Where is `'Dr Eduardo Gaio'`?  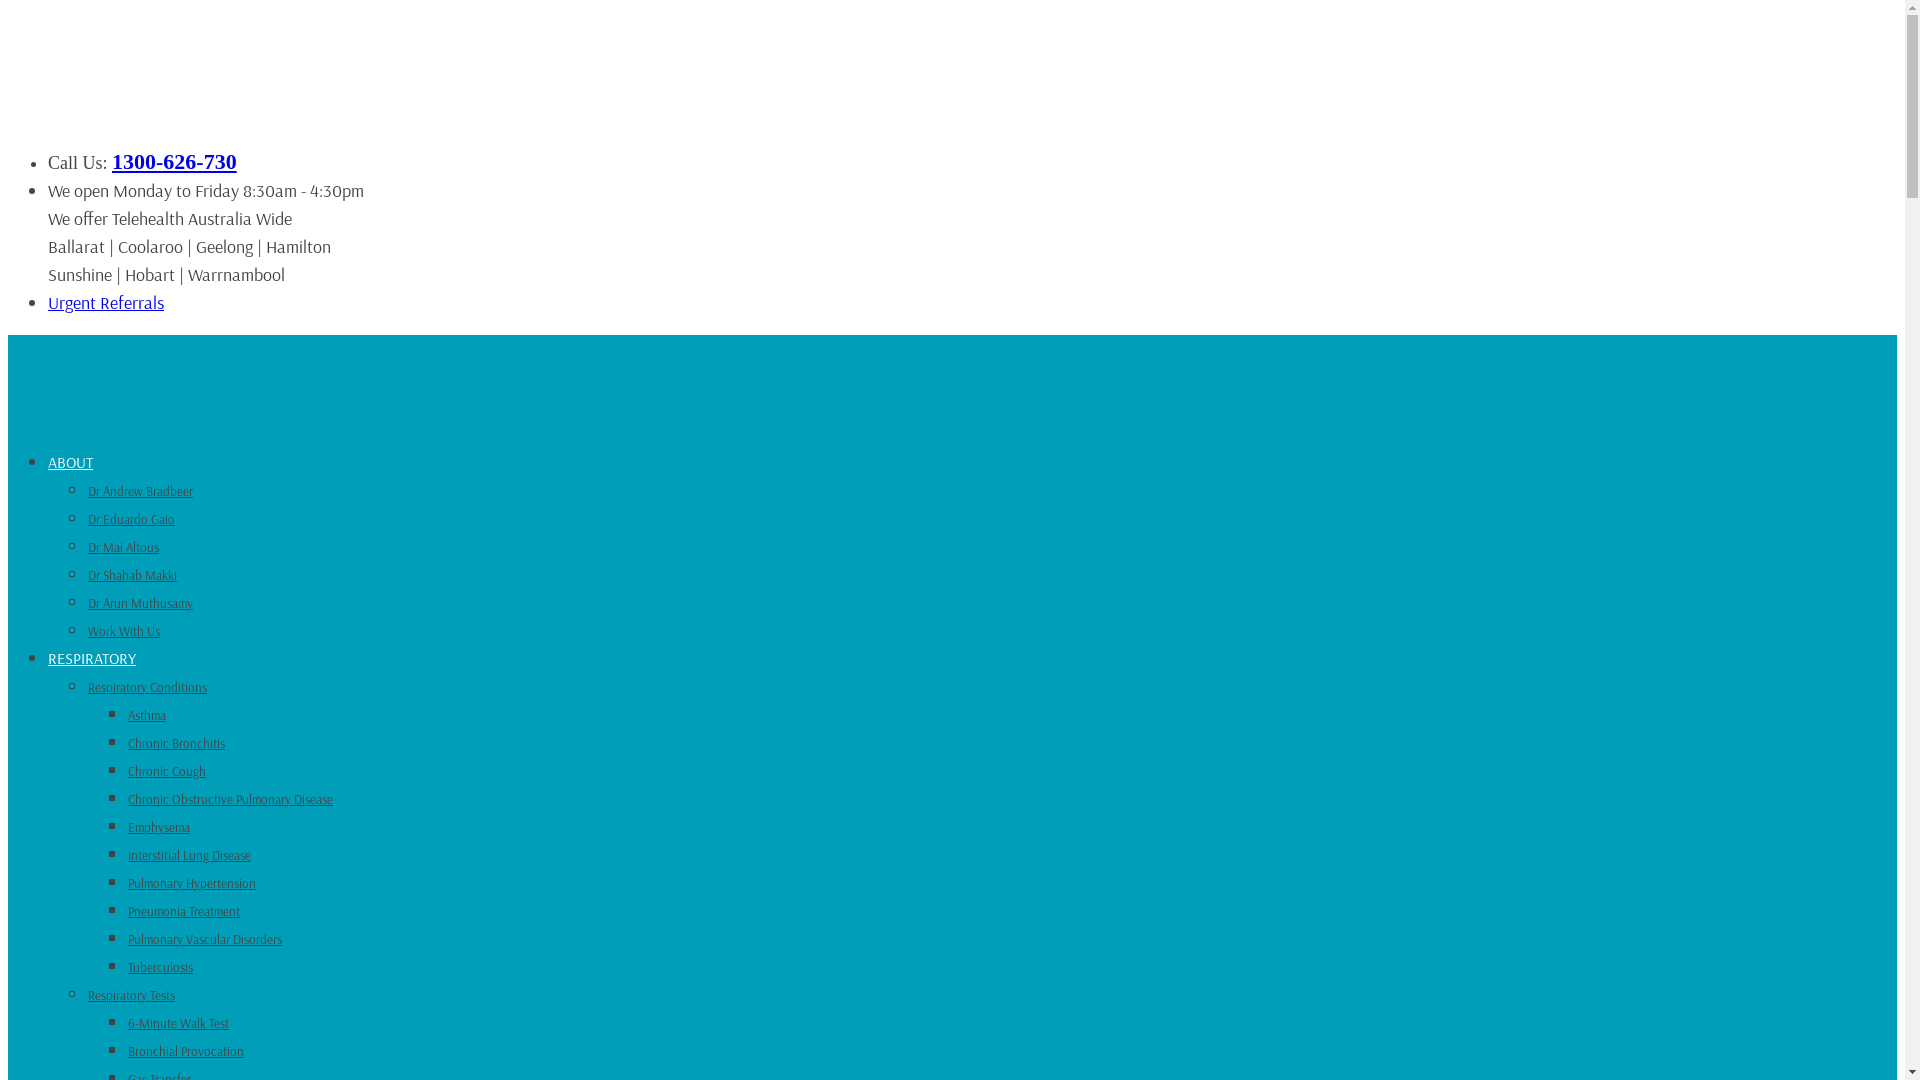
'Dr Eduardo Gaio' is located at coordinates (130, 518).